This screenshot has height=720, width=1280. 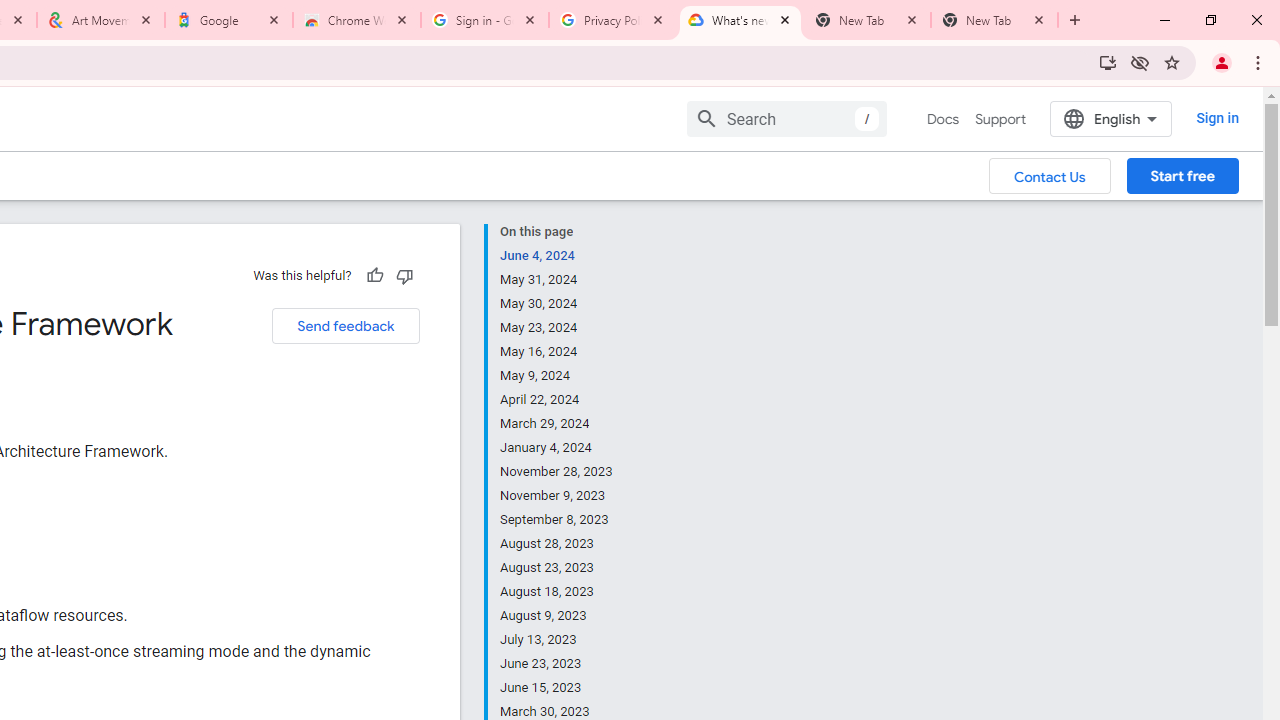 I want to click on 'August 18, 2023', so click(x=557, y=591).